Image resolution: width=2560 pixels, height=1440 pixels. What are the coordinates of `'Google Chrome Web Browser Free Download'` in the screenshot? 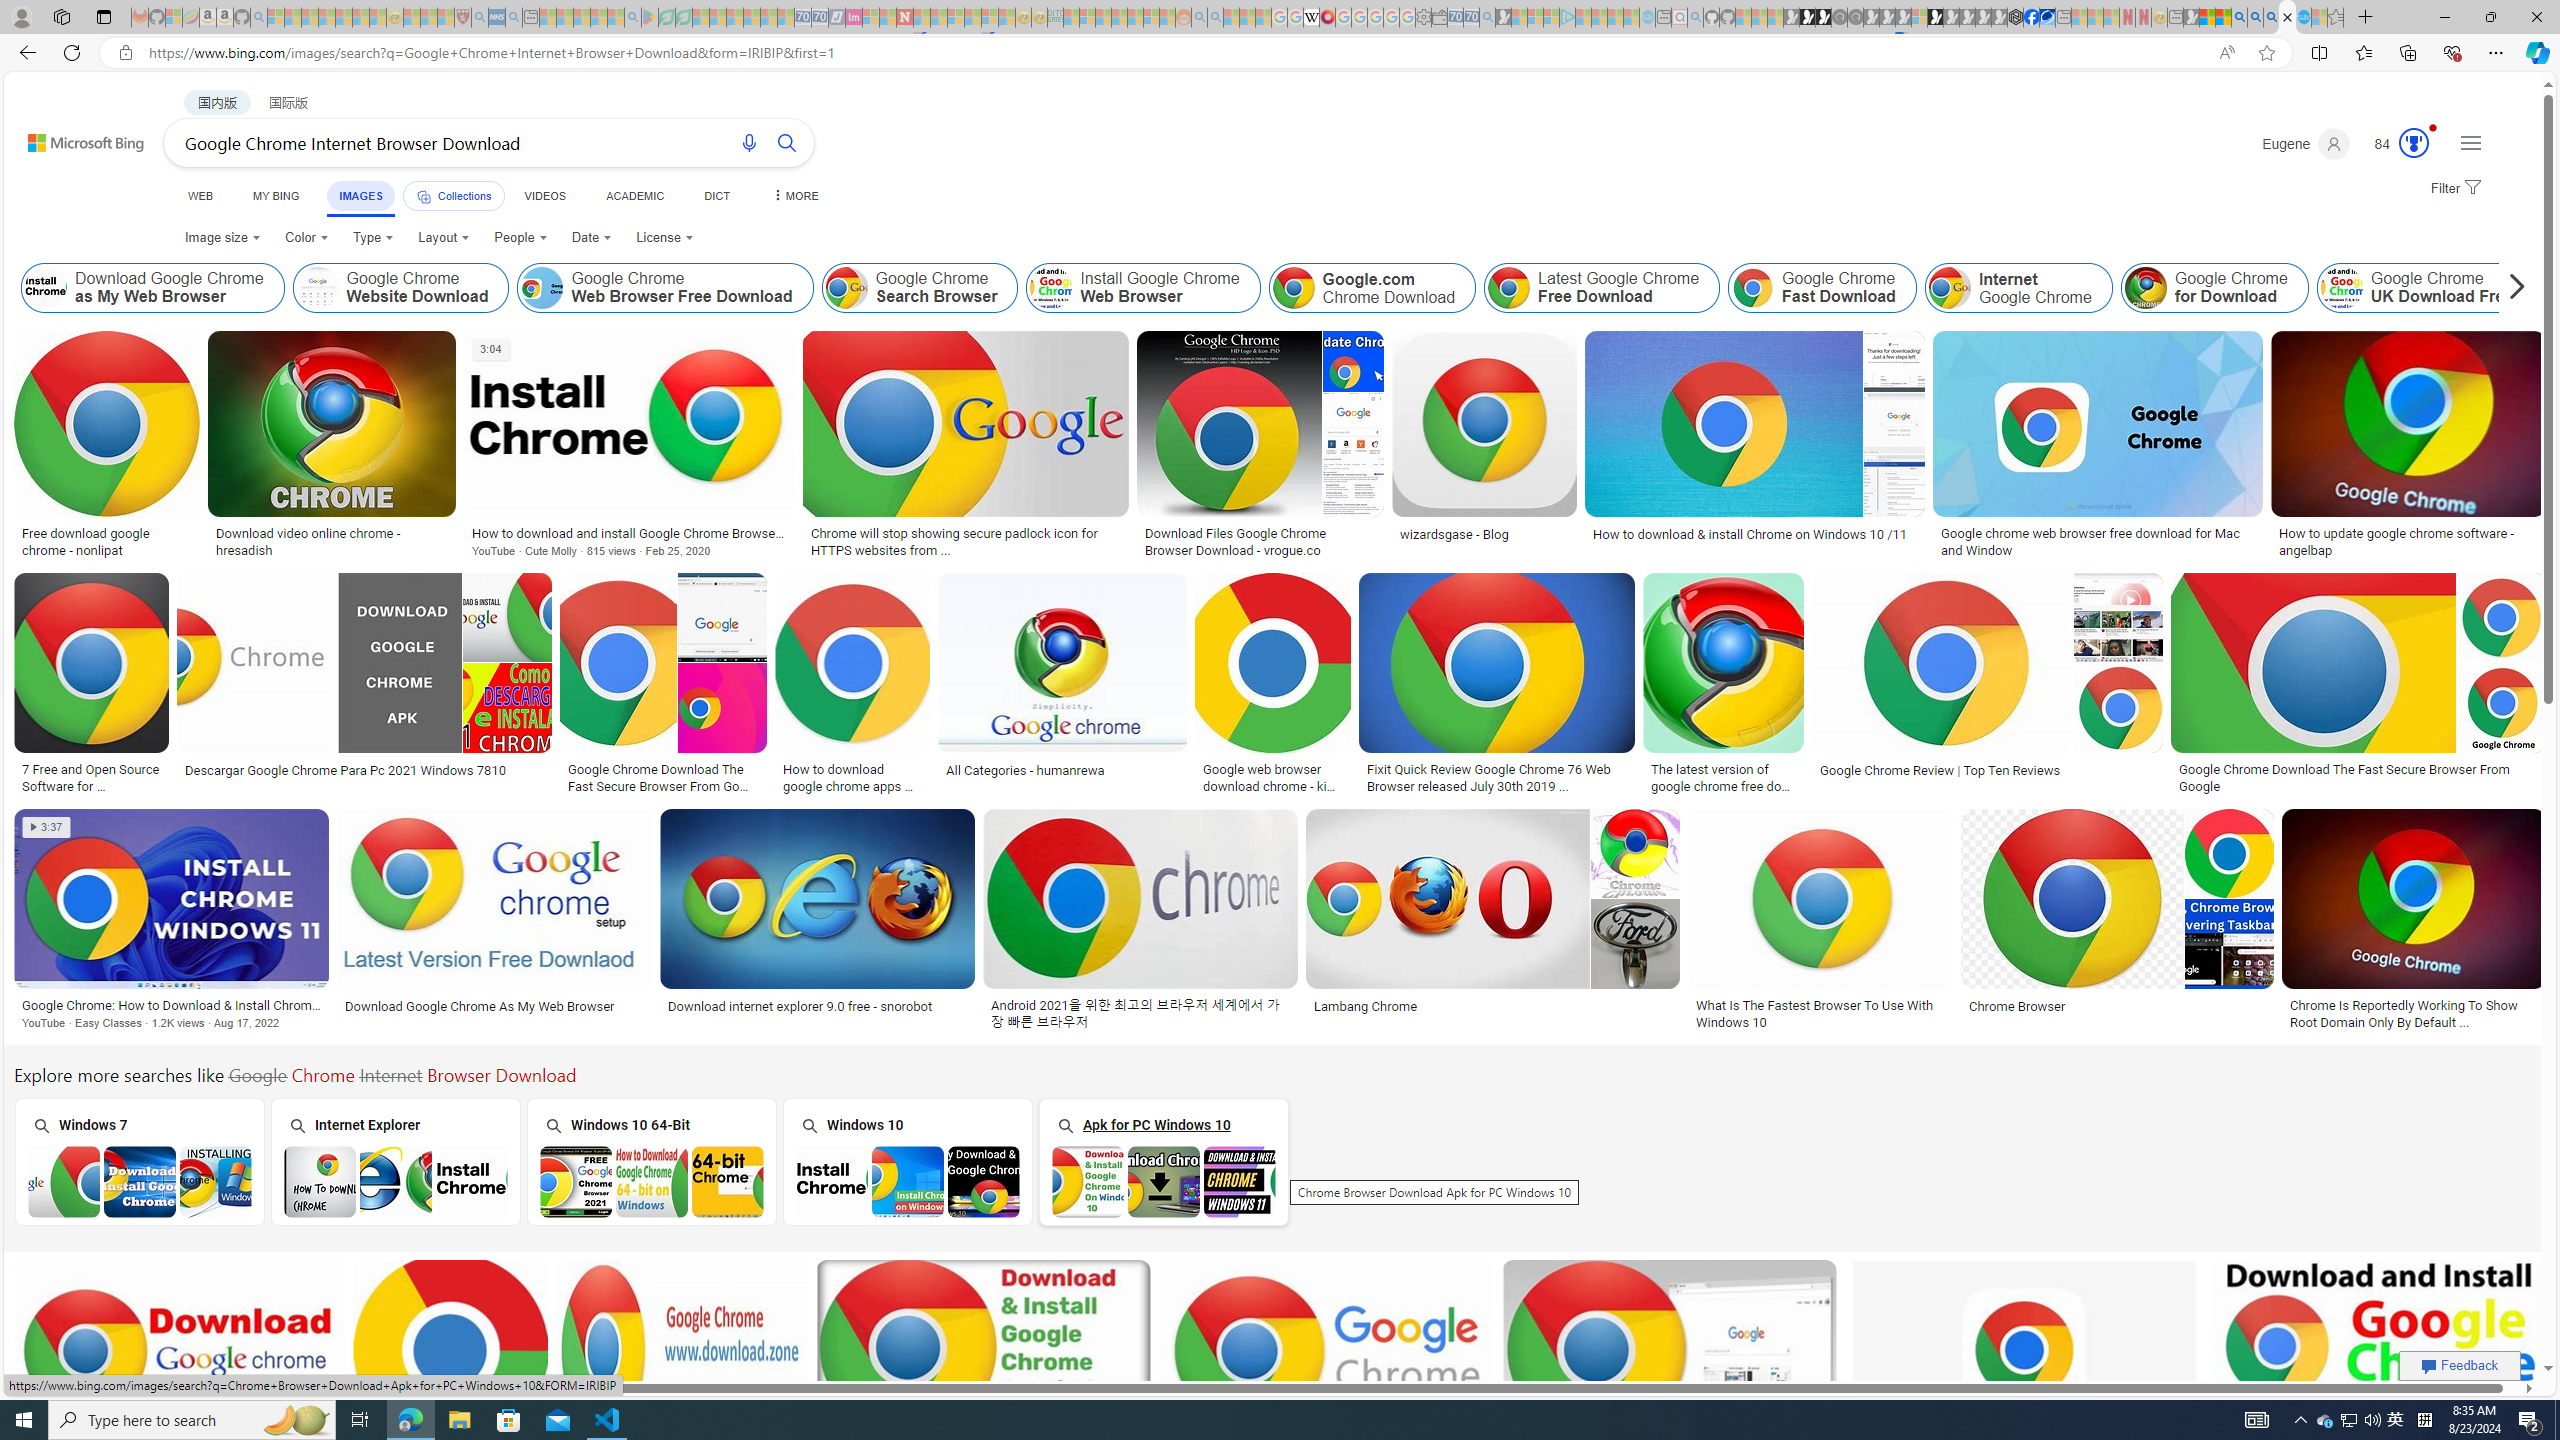 It's located at (542, 287).